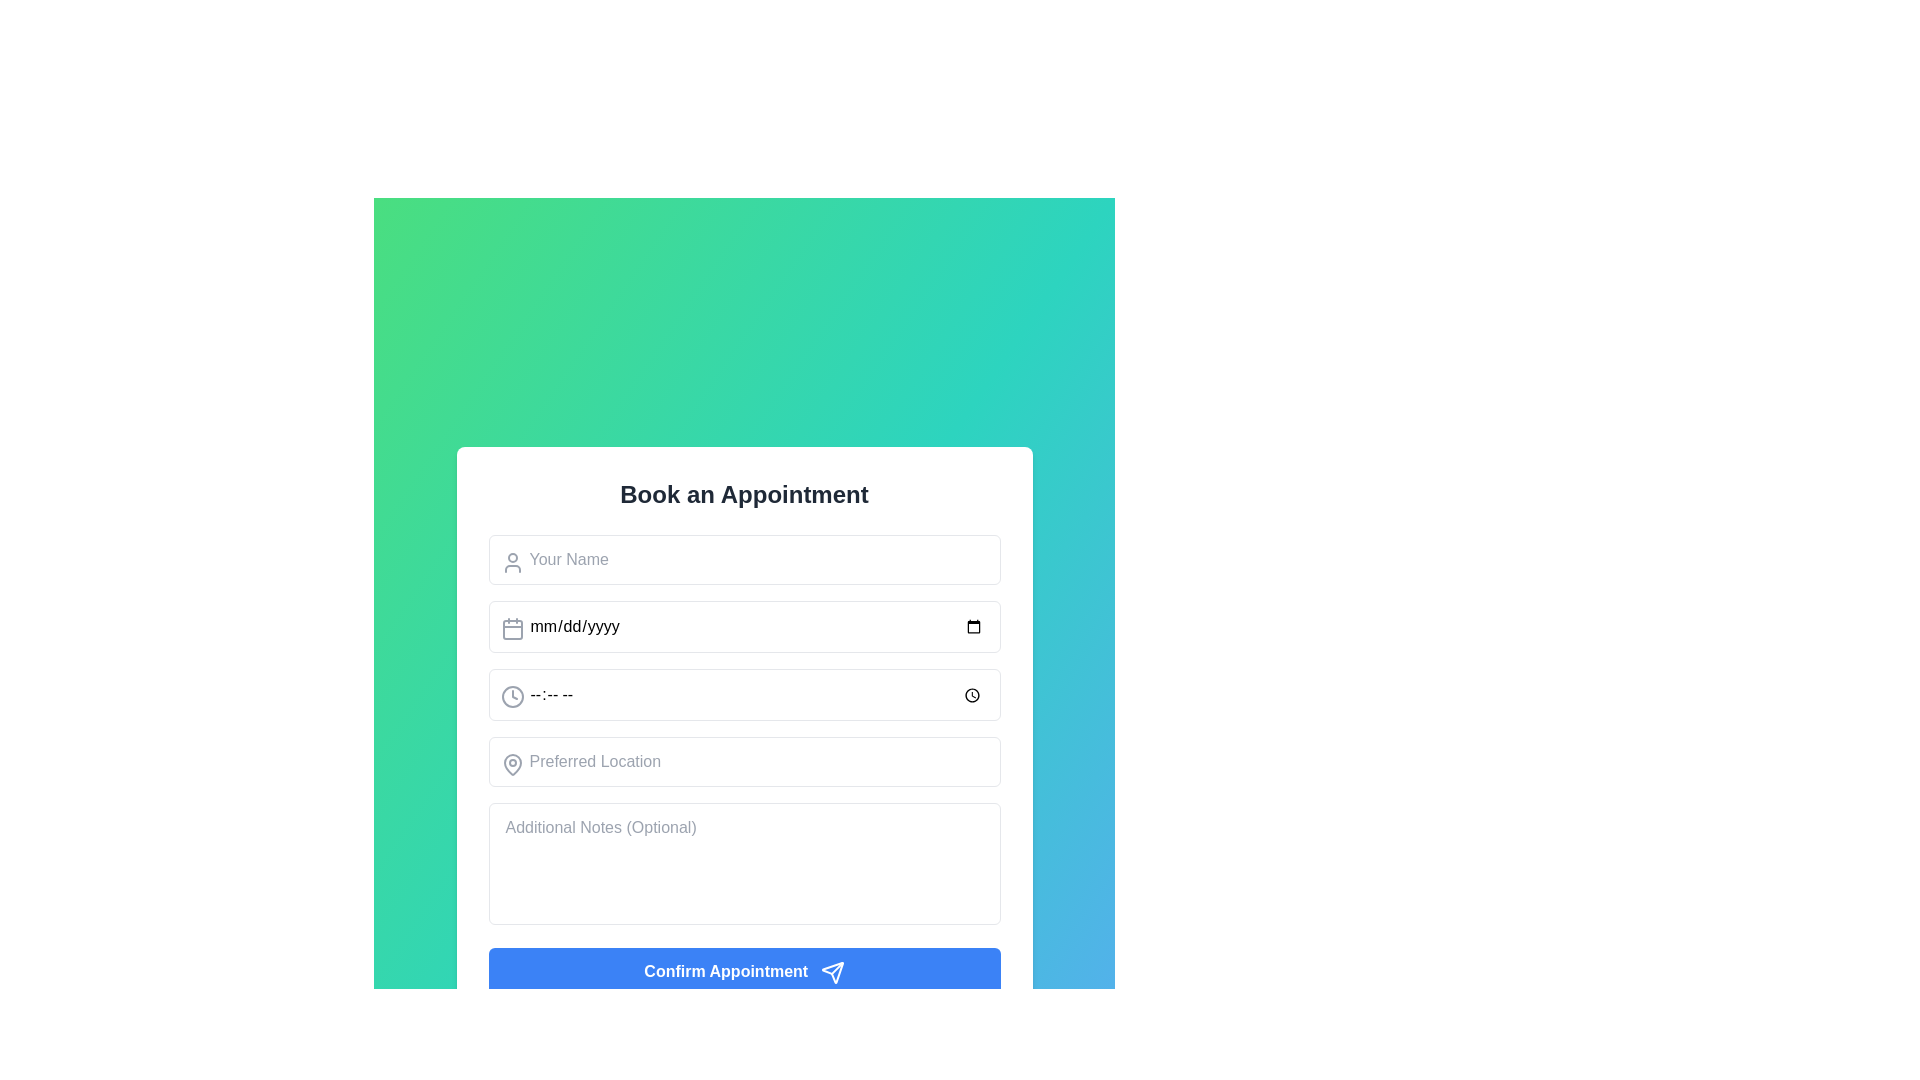  Describe the element at coordinates (512, 765) in the screenshot. I see `the non-interactive decorative icon that visually indicates location-related input for the 'Preferred Location' field, which is situated in the top-left corner of the input field` at that location.